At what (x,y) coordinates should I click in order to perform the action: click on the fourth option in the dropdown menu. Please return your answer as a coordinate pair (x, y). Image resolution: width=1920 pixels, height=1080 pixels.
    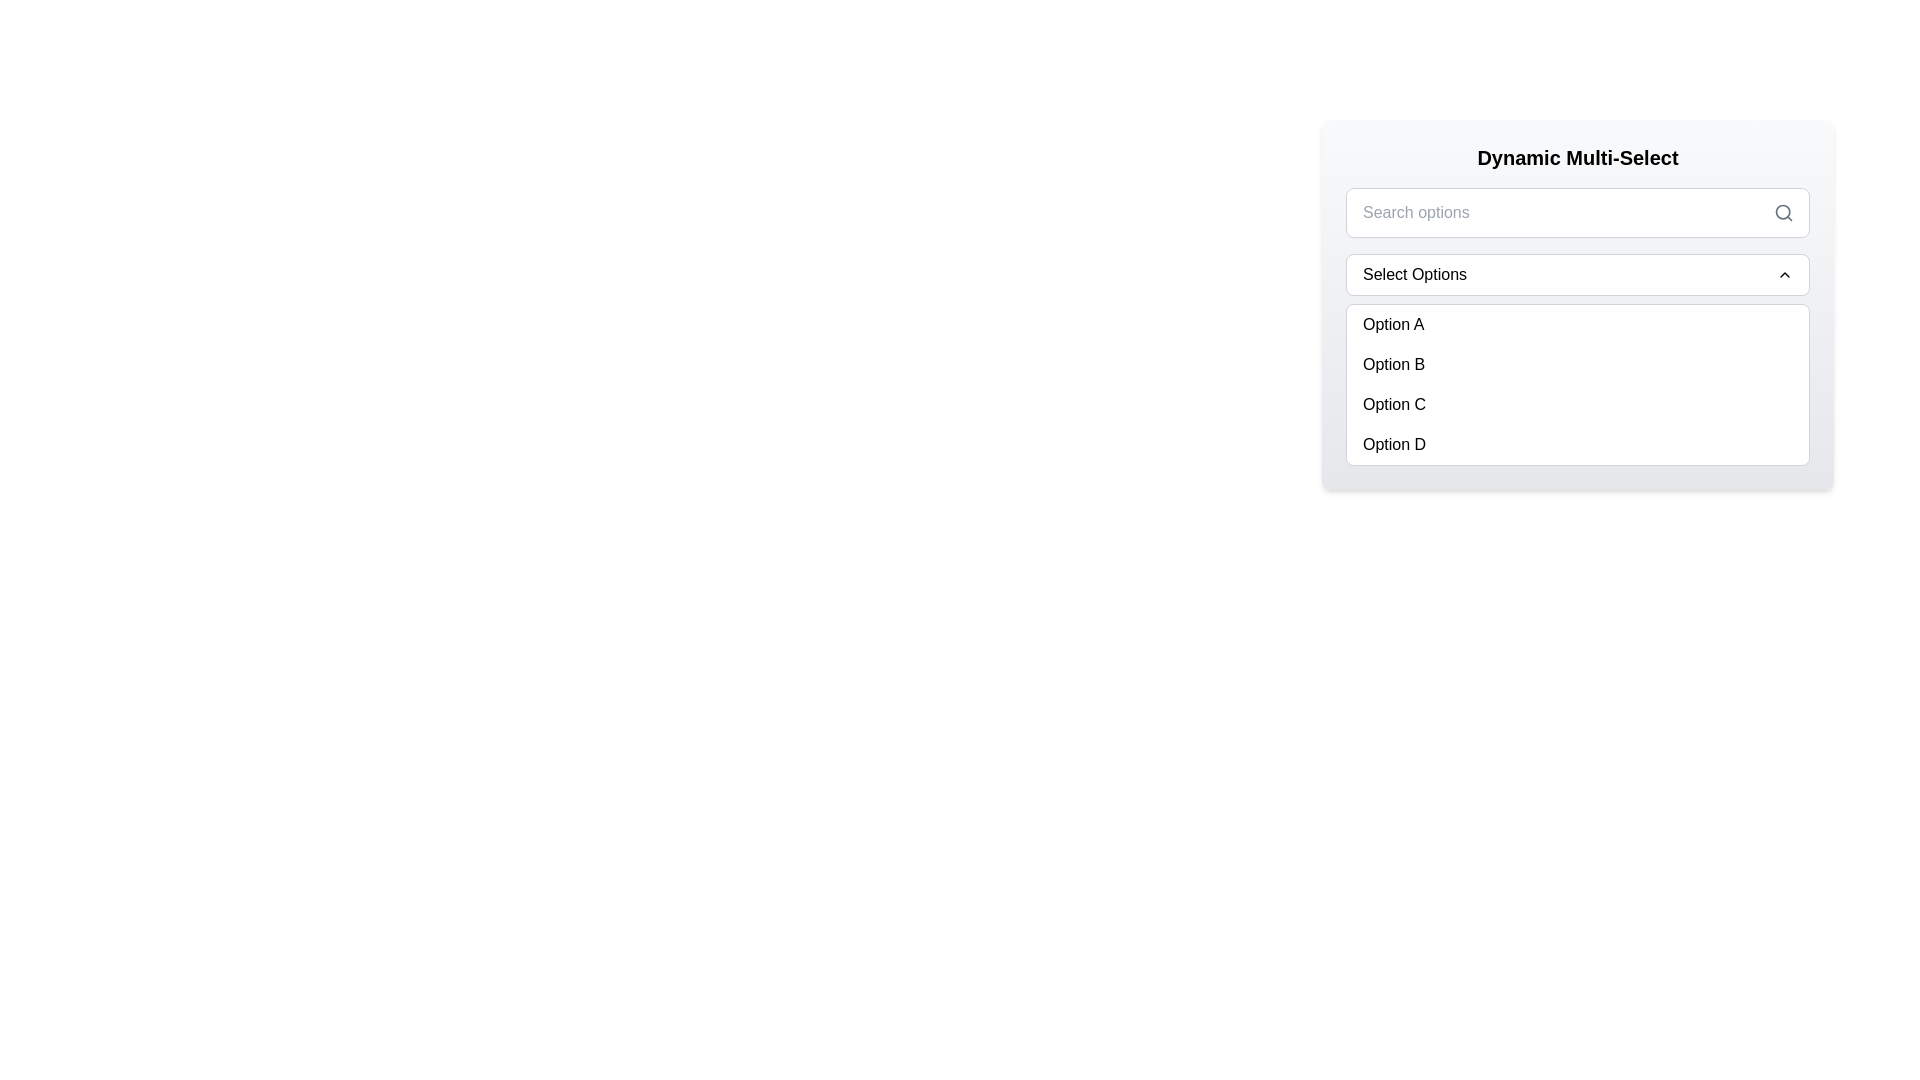
    Looking at the image, I should click on (1392, 443).